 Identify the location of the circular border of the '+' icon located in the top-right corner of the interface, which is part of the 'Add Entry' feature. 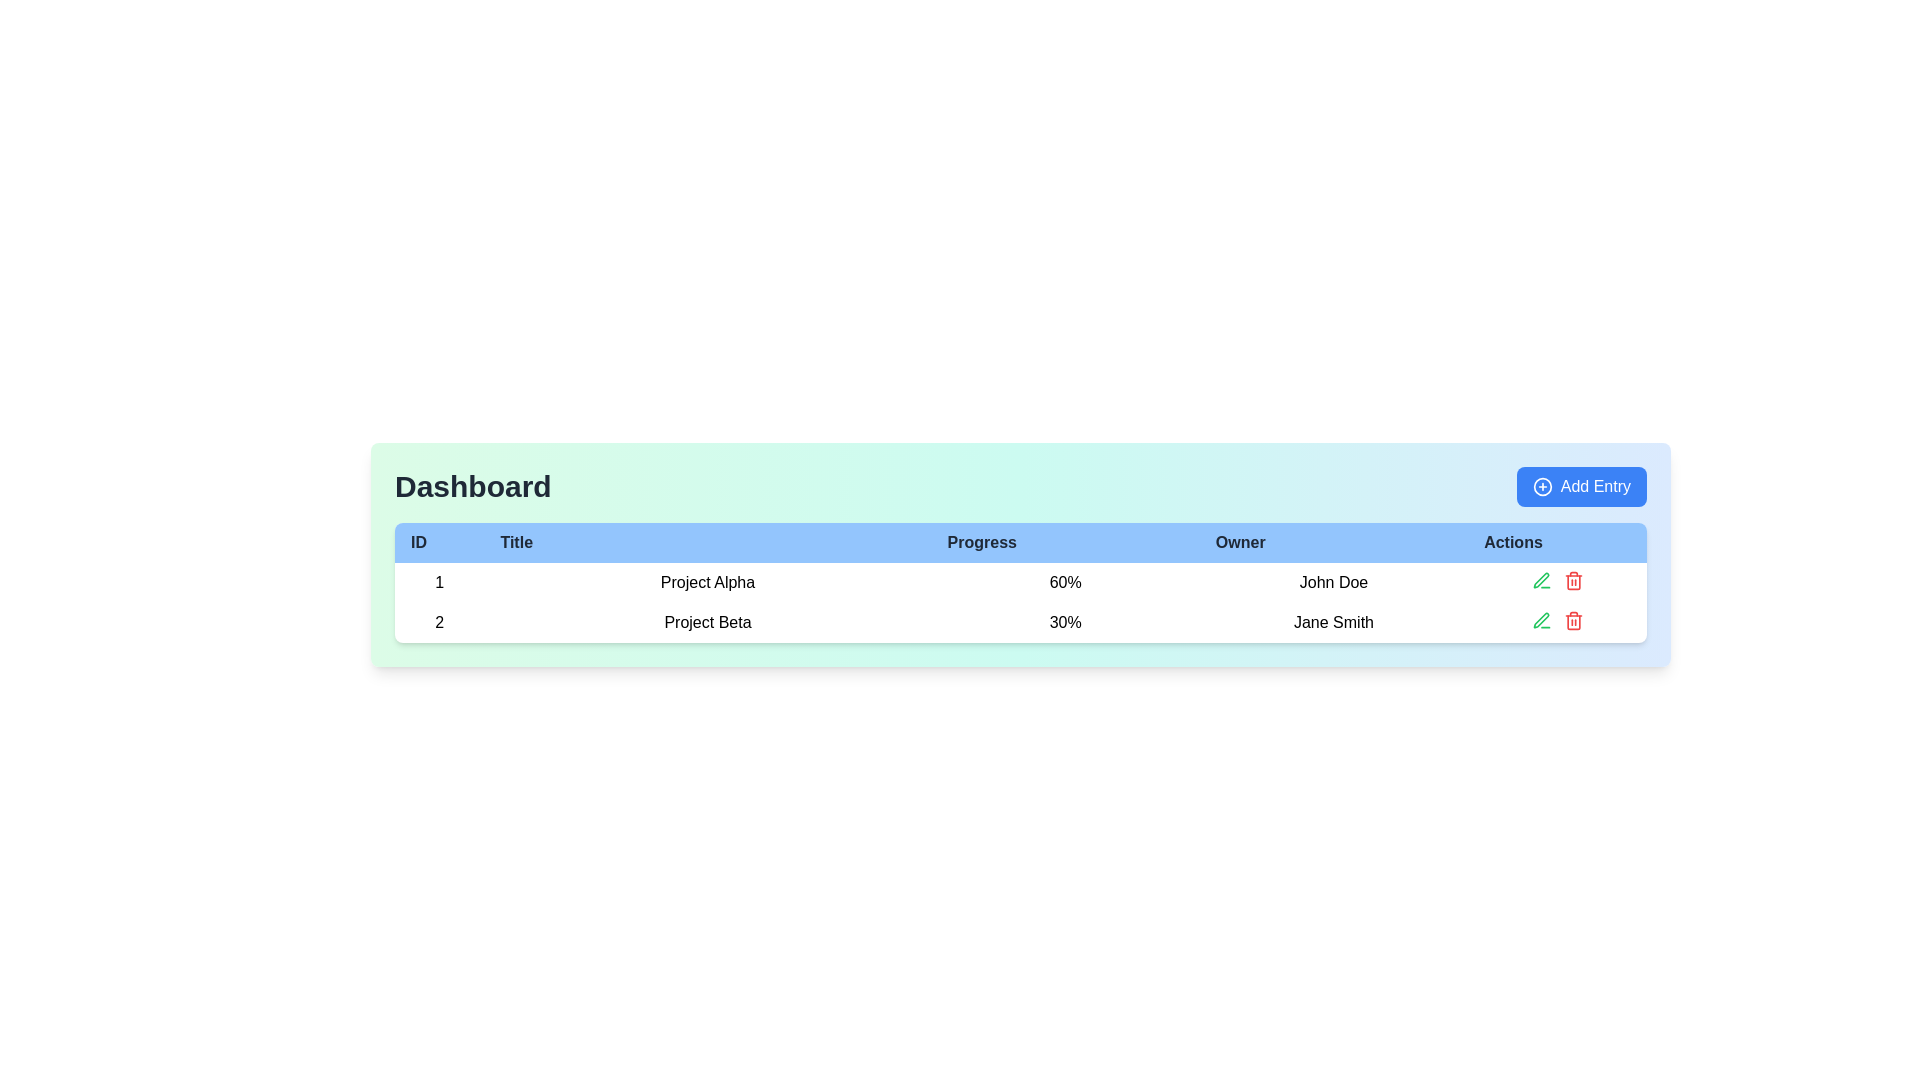
(1541, 486).